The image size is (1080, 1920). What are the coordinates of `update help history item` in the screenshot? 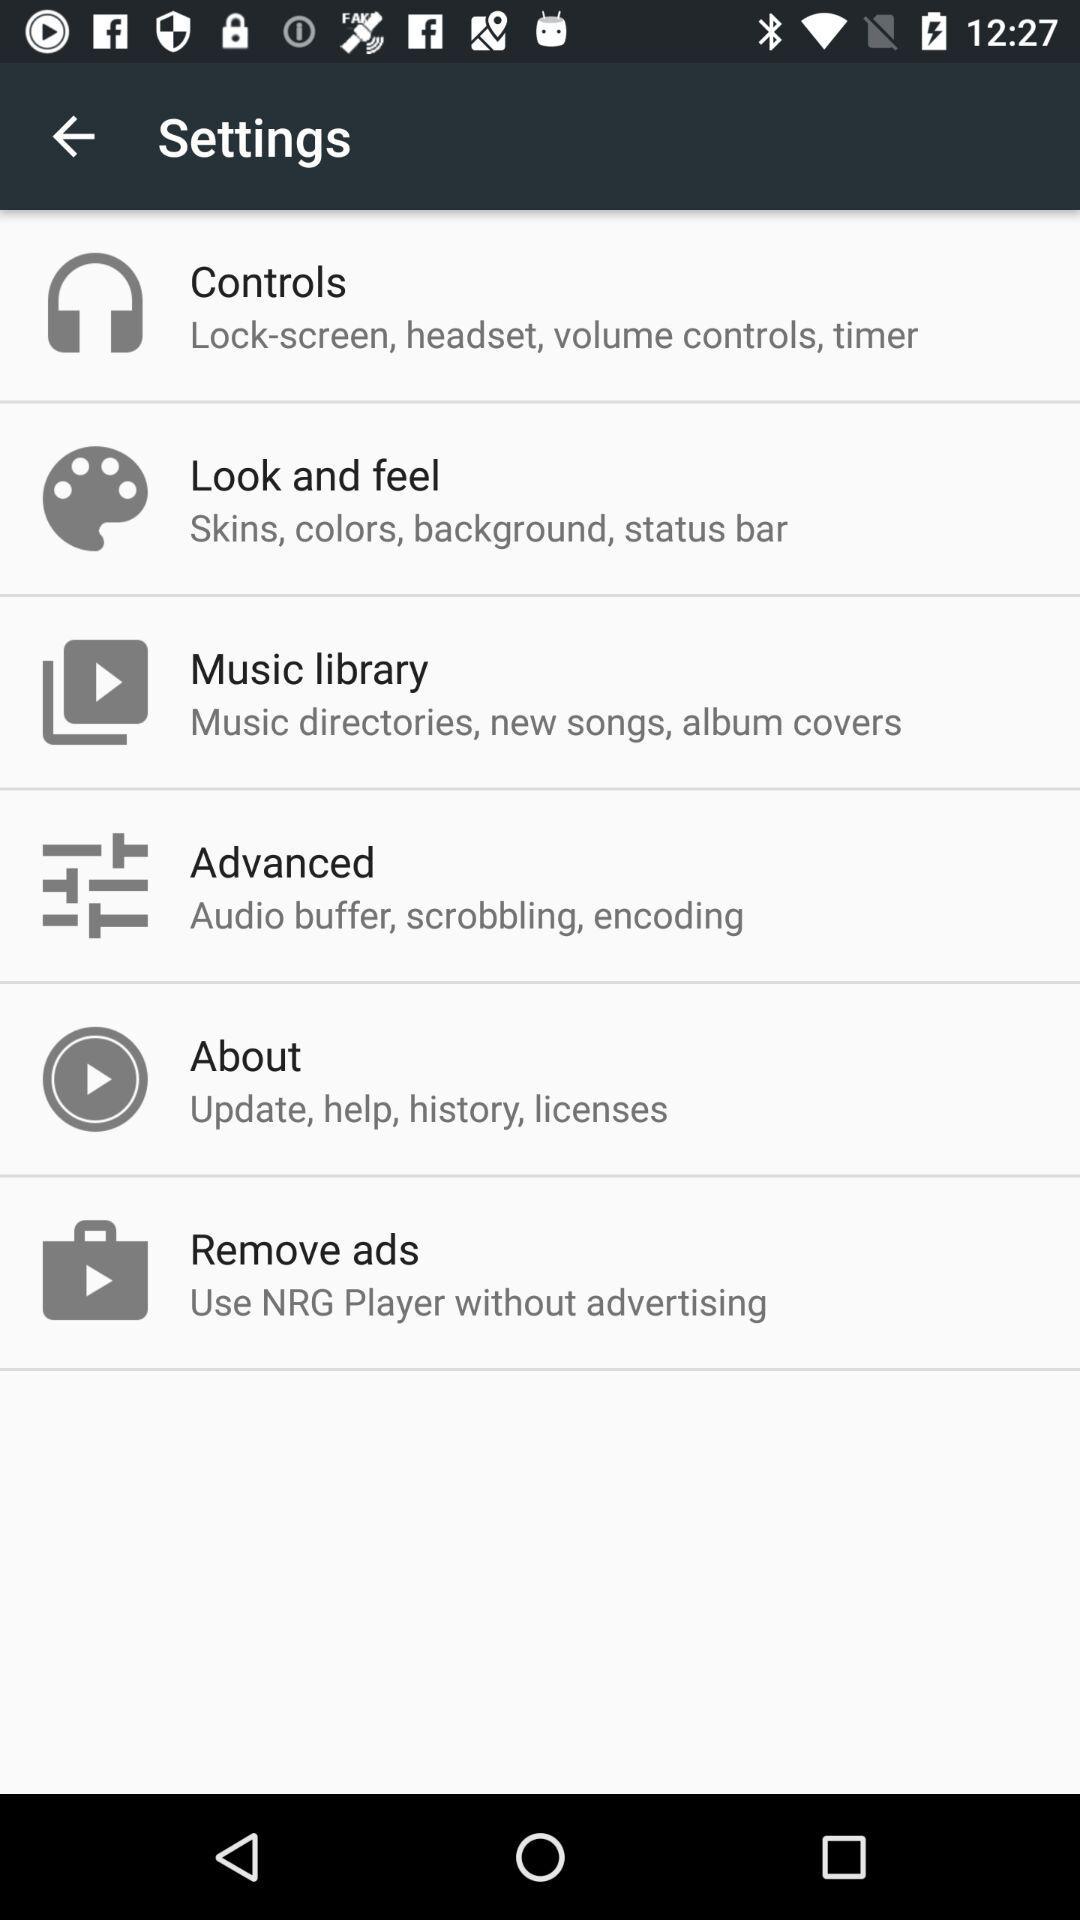 It's located at (427, 1106).